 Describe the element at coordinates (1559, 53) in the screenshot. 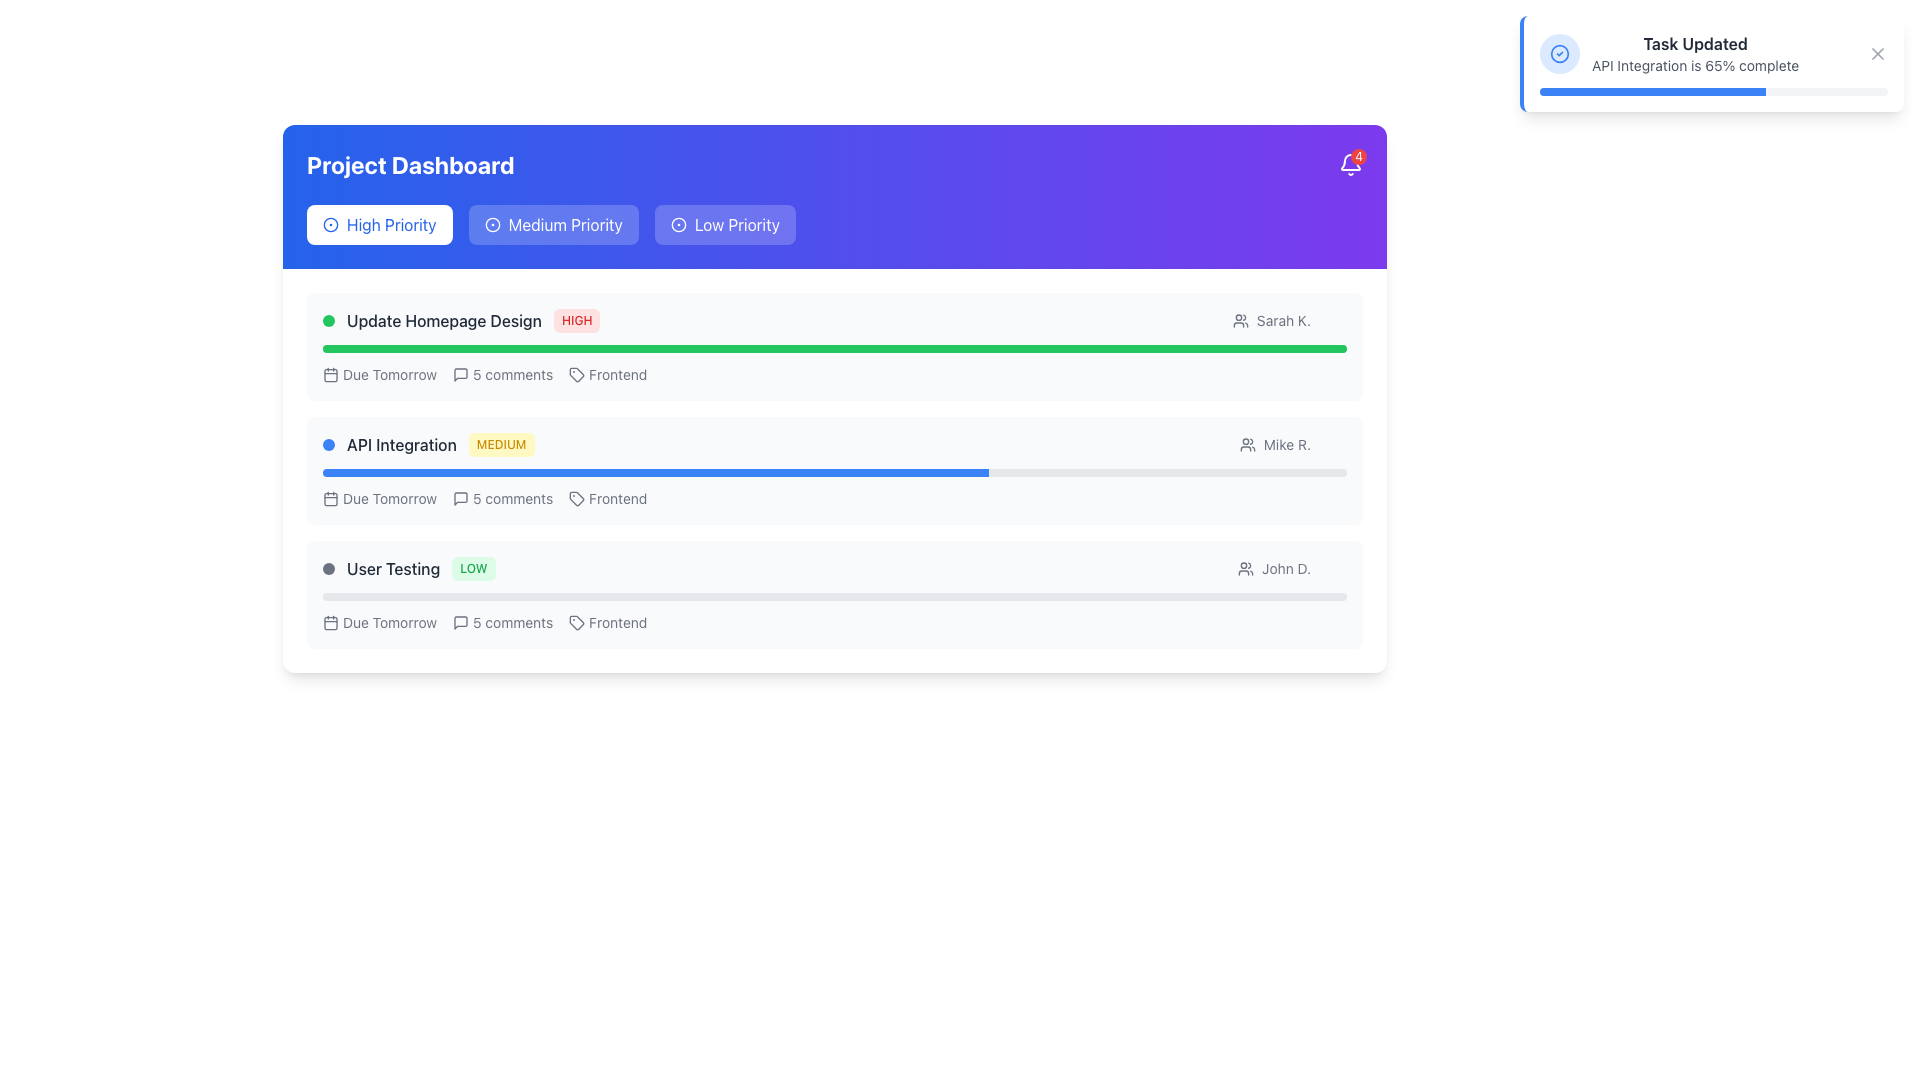

I see `the SVG graphical circle that represents part of a notification icon located` at that location.